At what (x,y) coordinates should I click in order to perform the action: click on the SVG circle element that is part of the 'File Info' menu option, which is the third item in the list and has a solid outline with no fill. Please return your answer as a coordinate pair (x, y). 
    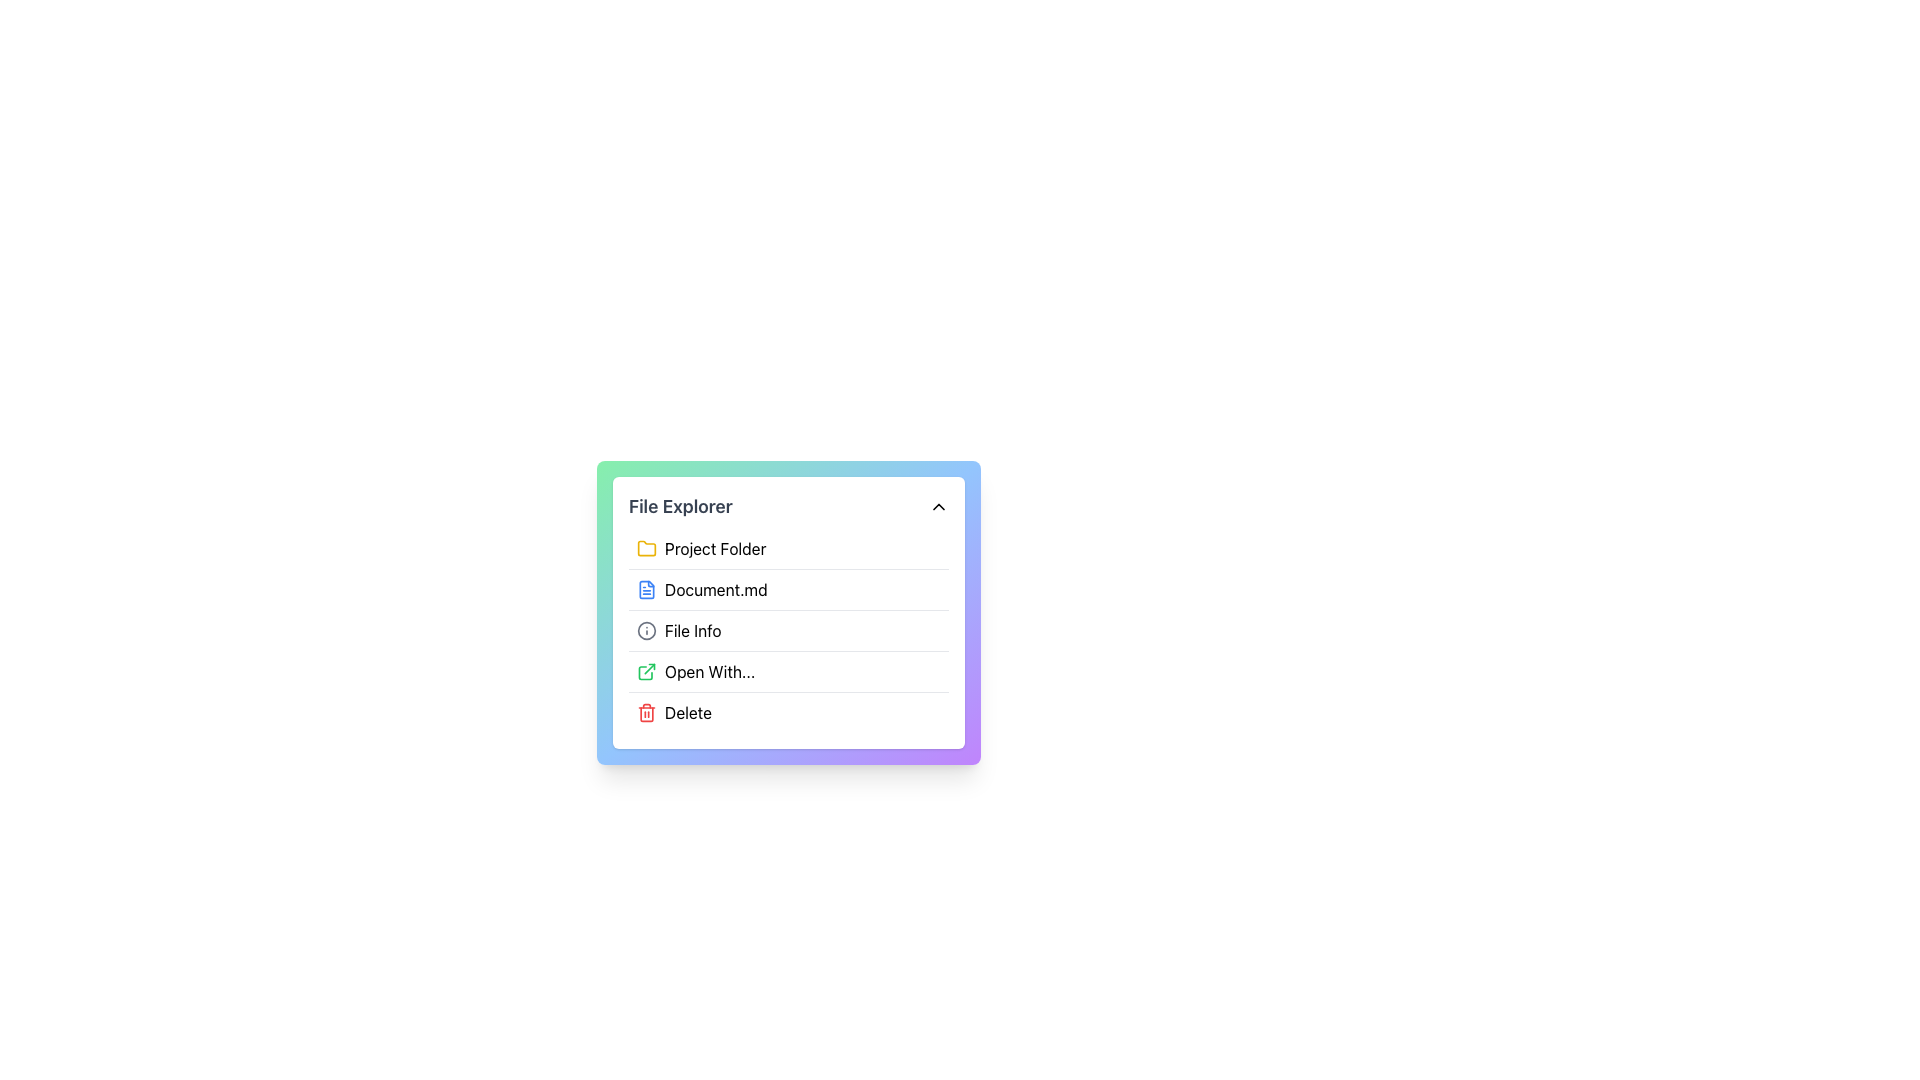
    Looking at the image, I should click on (647, 631).